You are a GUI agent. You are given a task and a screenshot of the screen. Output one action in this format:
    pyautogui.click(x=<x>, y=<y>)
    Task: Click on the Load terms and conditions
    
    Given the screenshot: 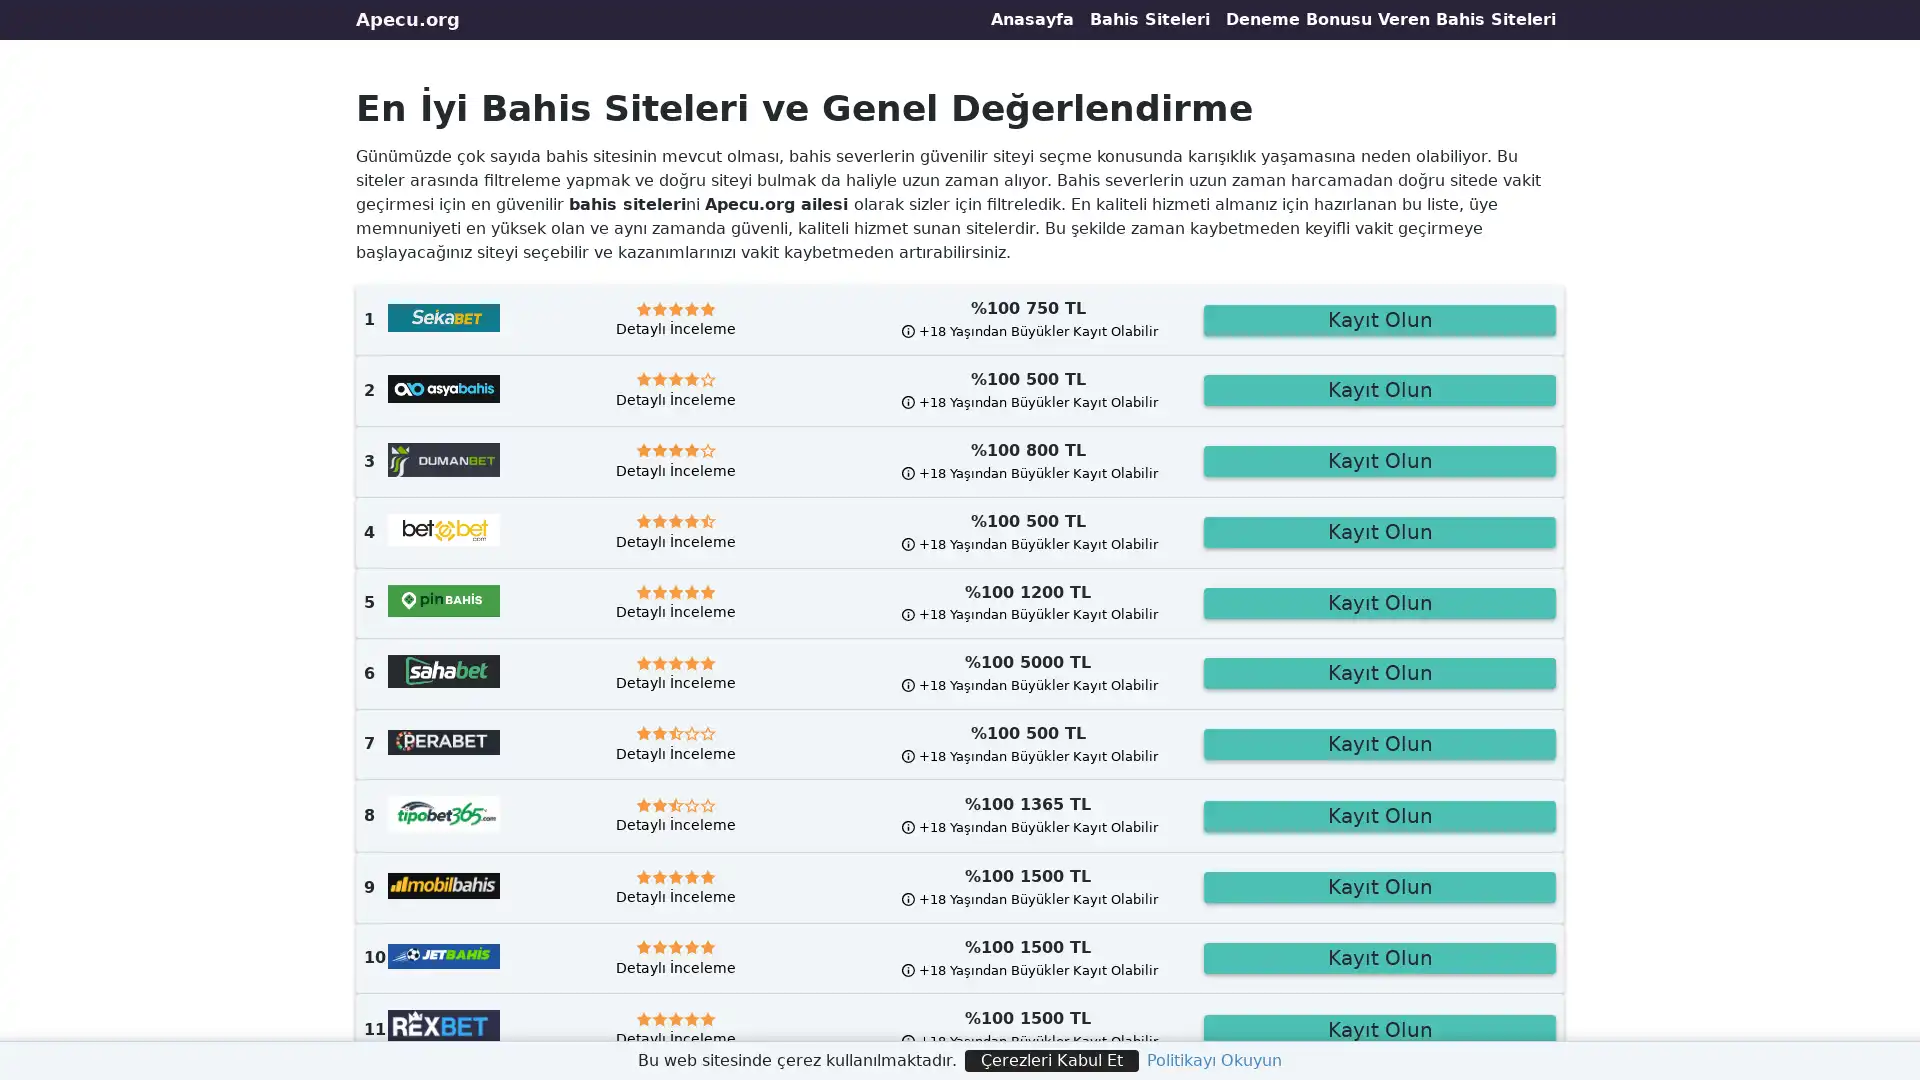 What is the action you would take?
    pyautogui.click(x=1027, y=1040)
    